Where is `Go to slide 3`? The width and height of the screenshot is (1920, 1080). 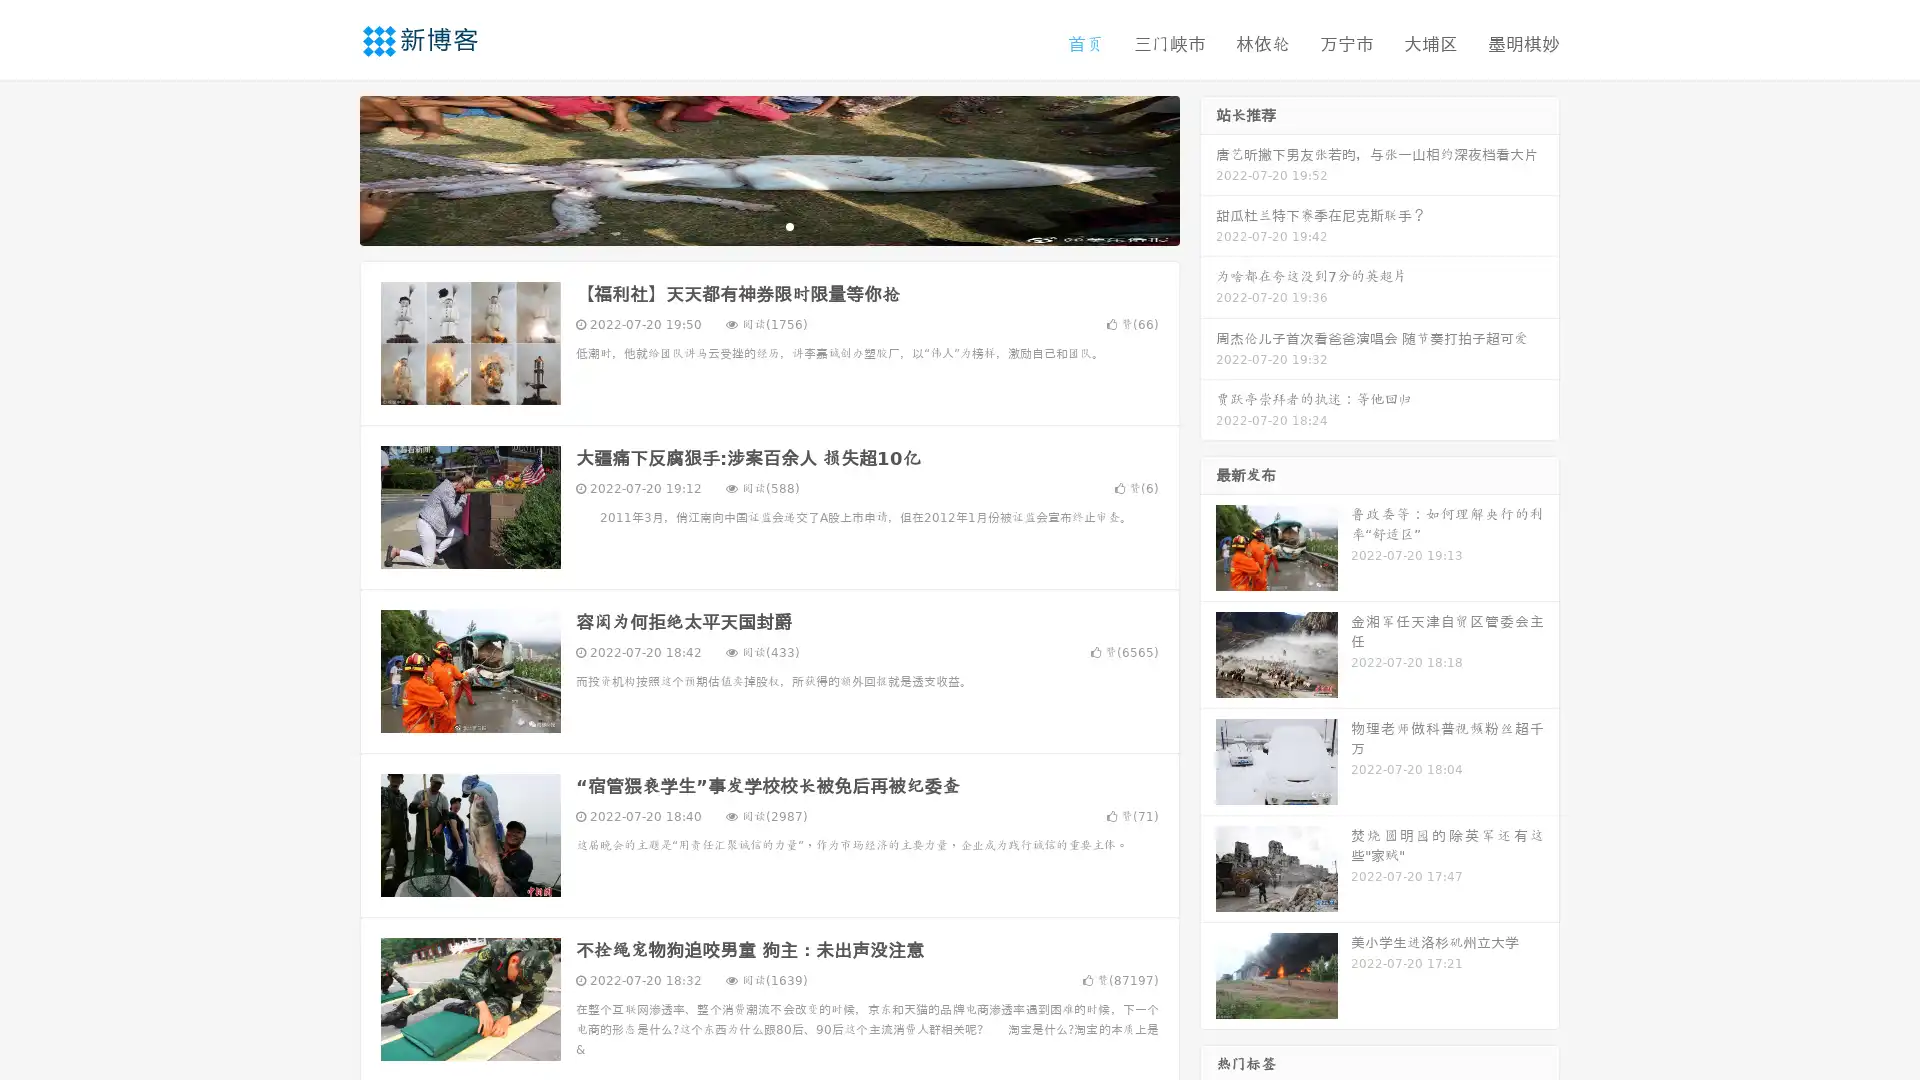 Go to slide 3 is located at coordinates (789, 225).